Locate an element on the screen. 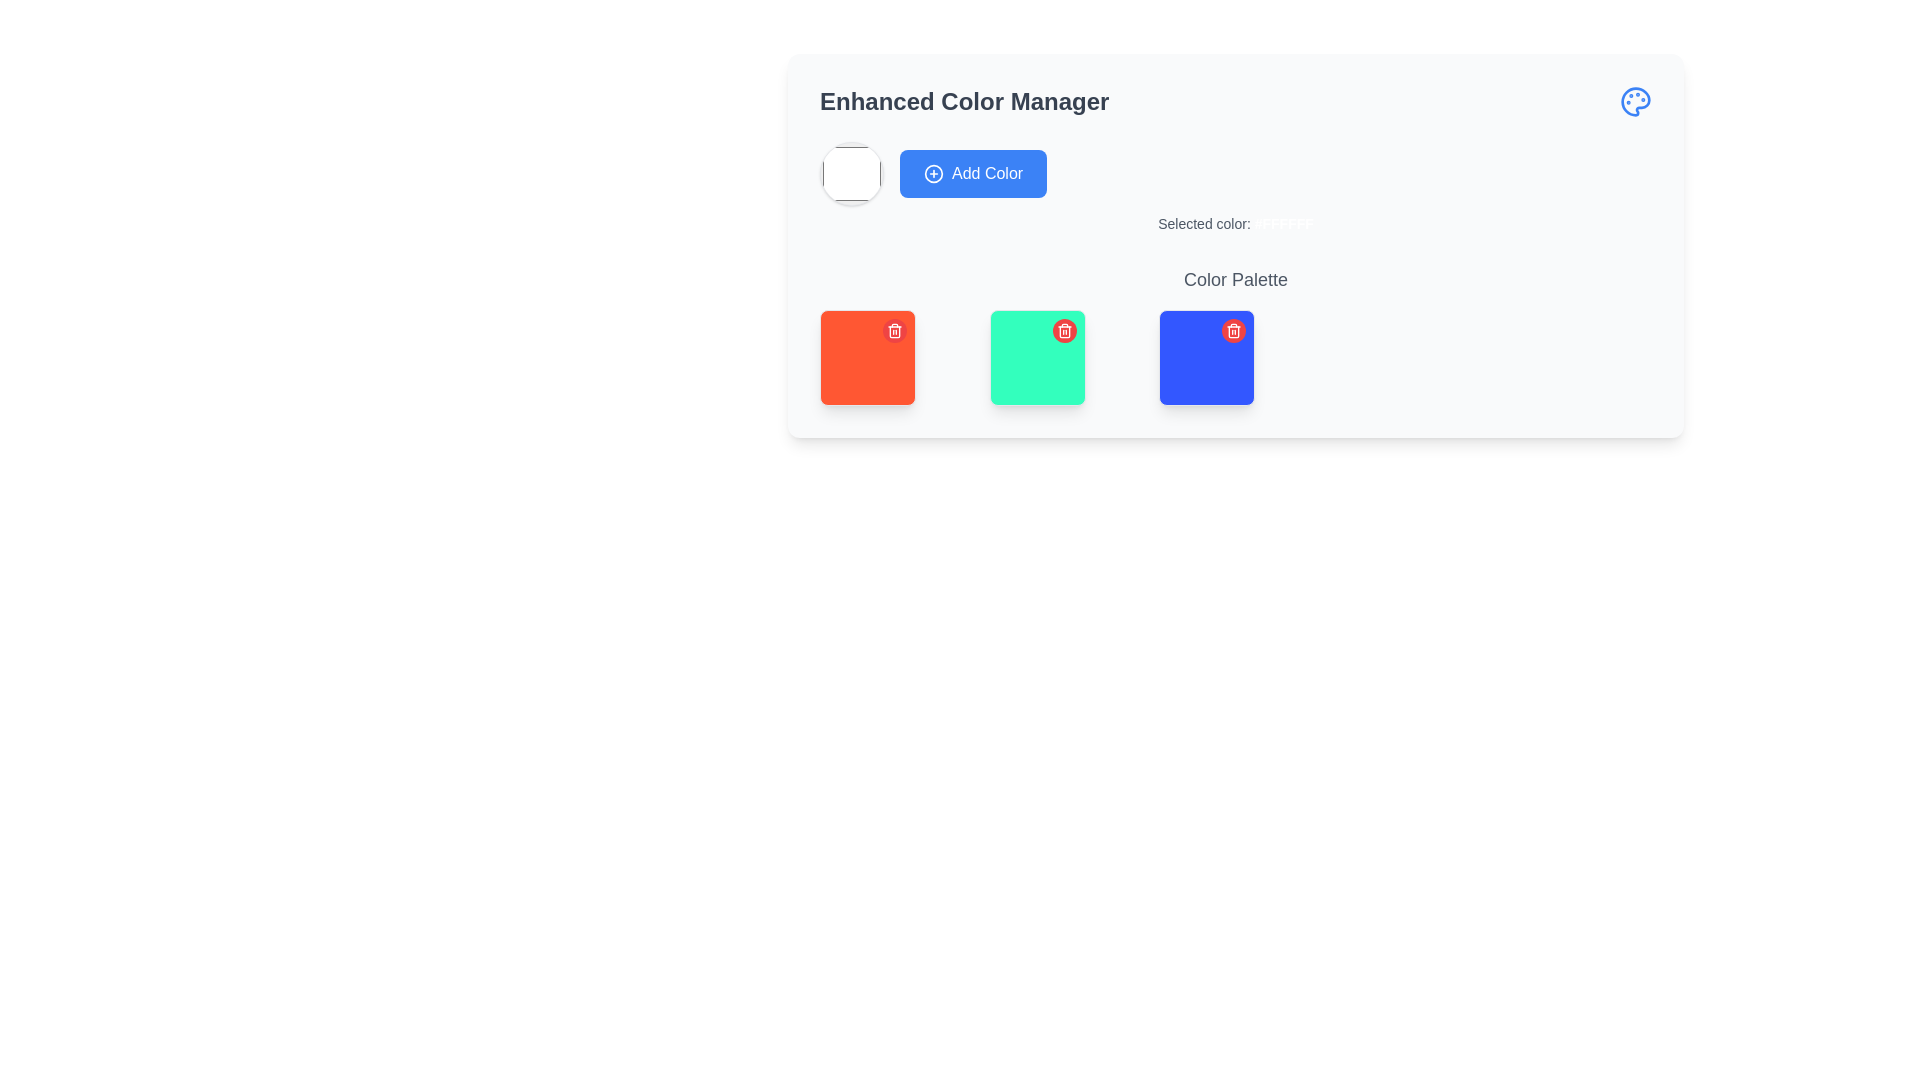  the 'Add Color' button, which is a blue rectangular button with white text and rounded corners, located below the 'Enhanced Color Manager' heading is located at coordinates (973, 172).